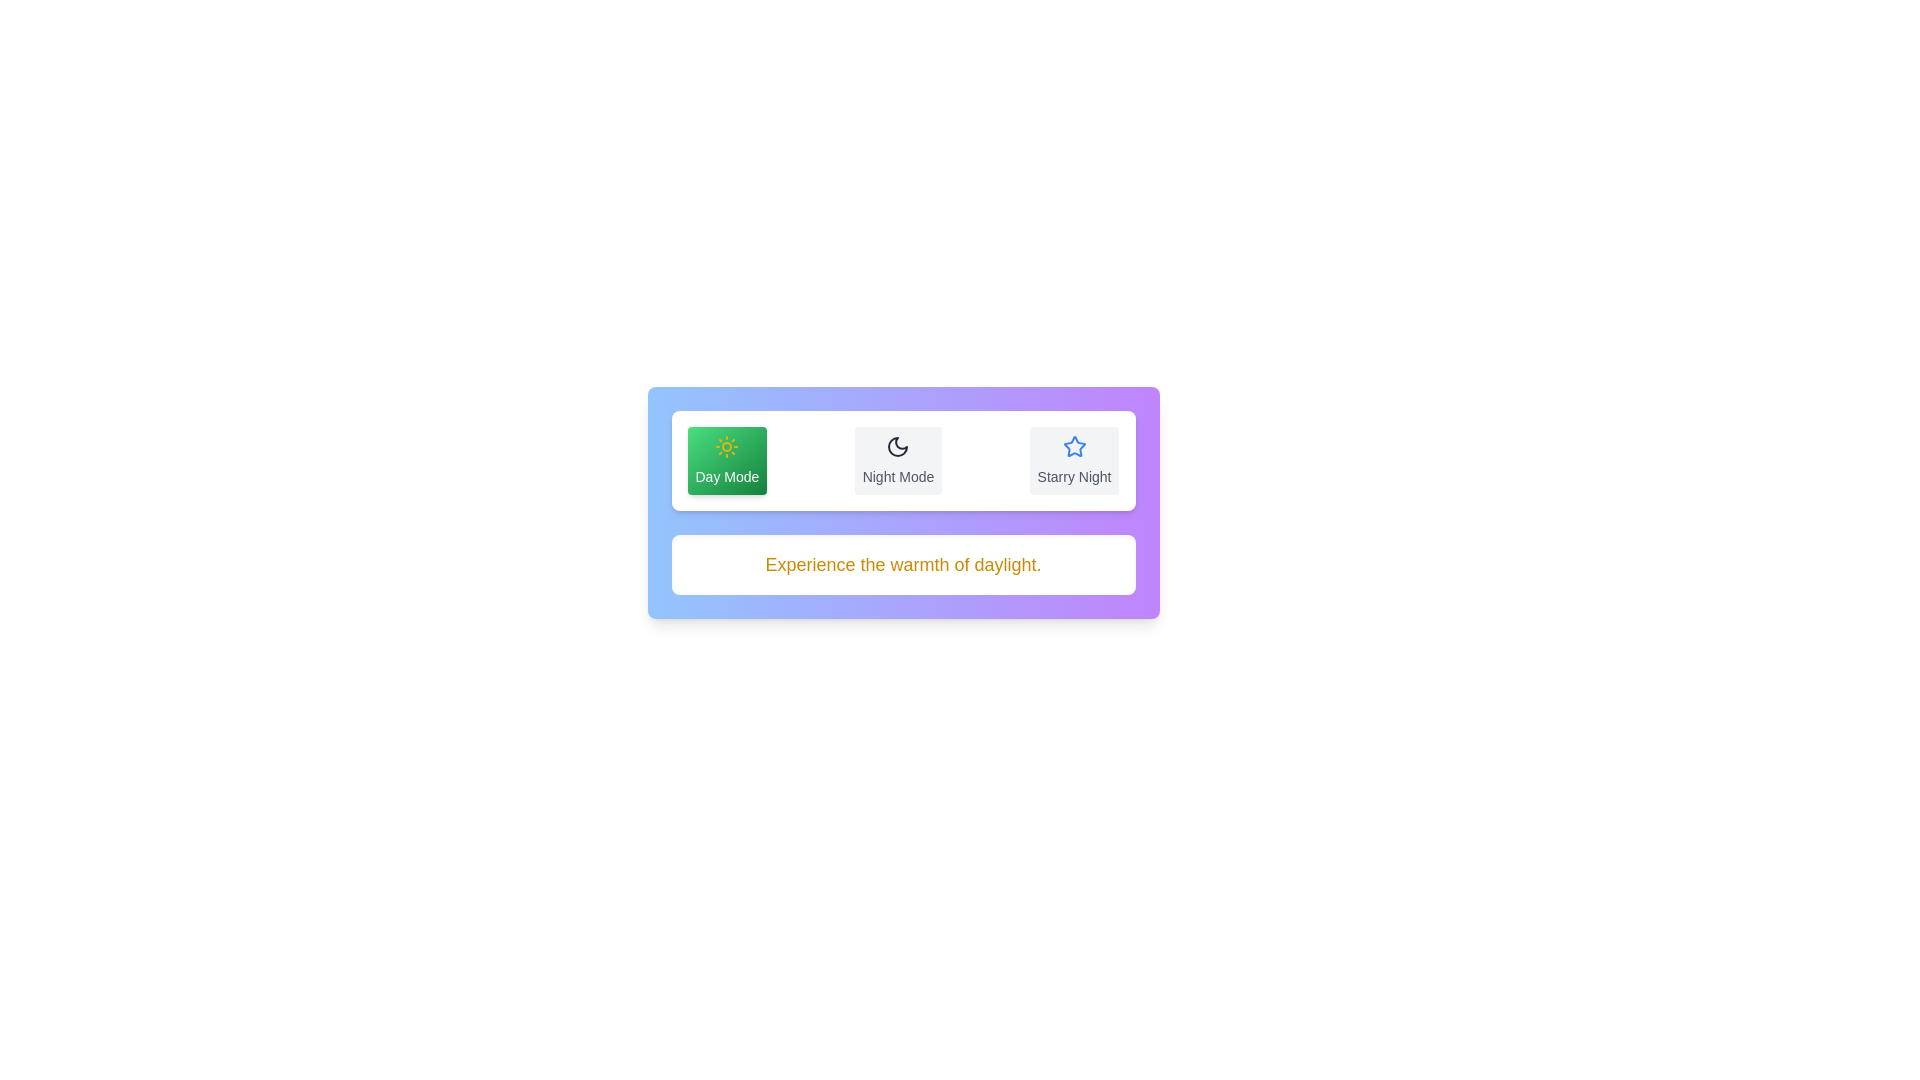  I want to click on the crescent moon icon representing the 'Night Mode' option in the interface, which is centered above the 'Night Mode' label, so click(897, 446).